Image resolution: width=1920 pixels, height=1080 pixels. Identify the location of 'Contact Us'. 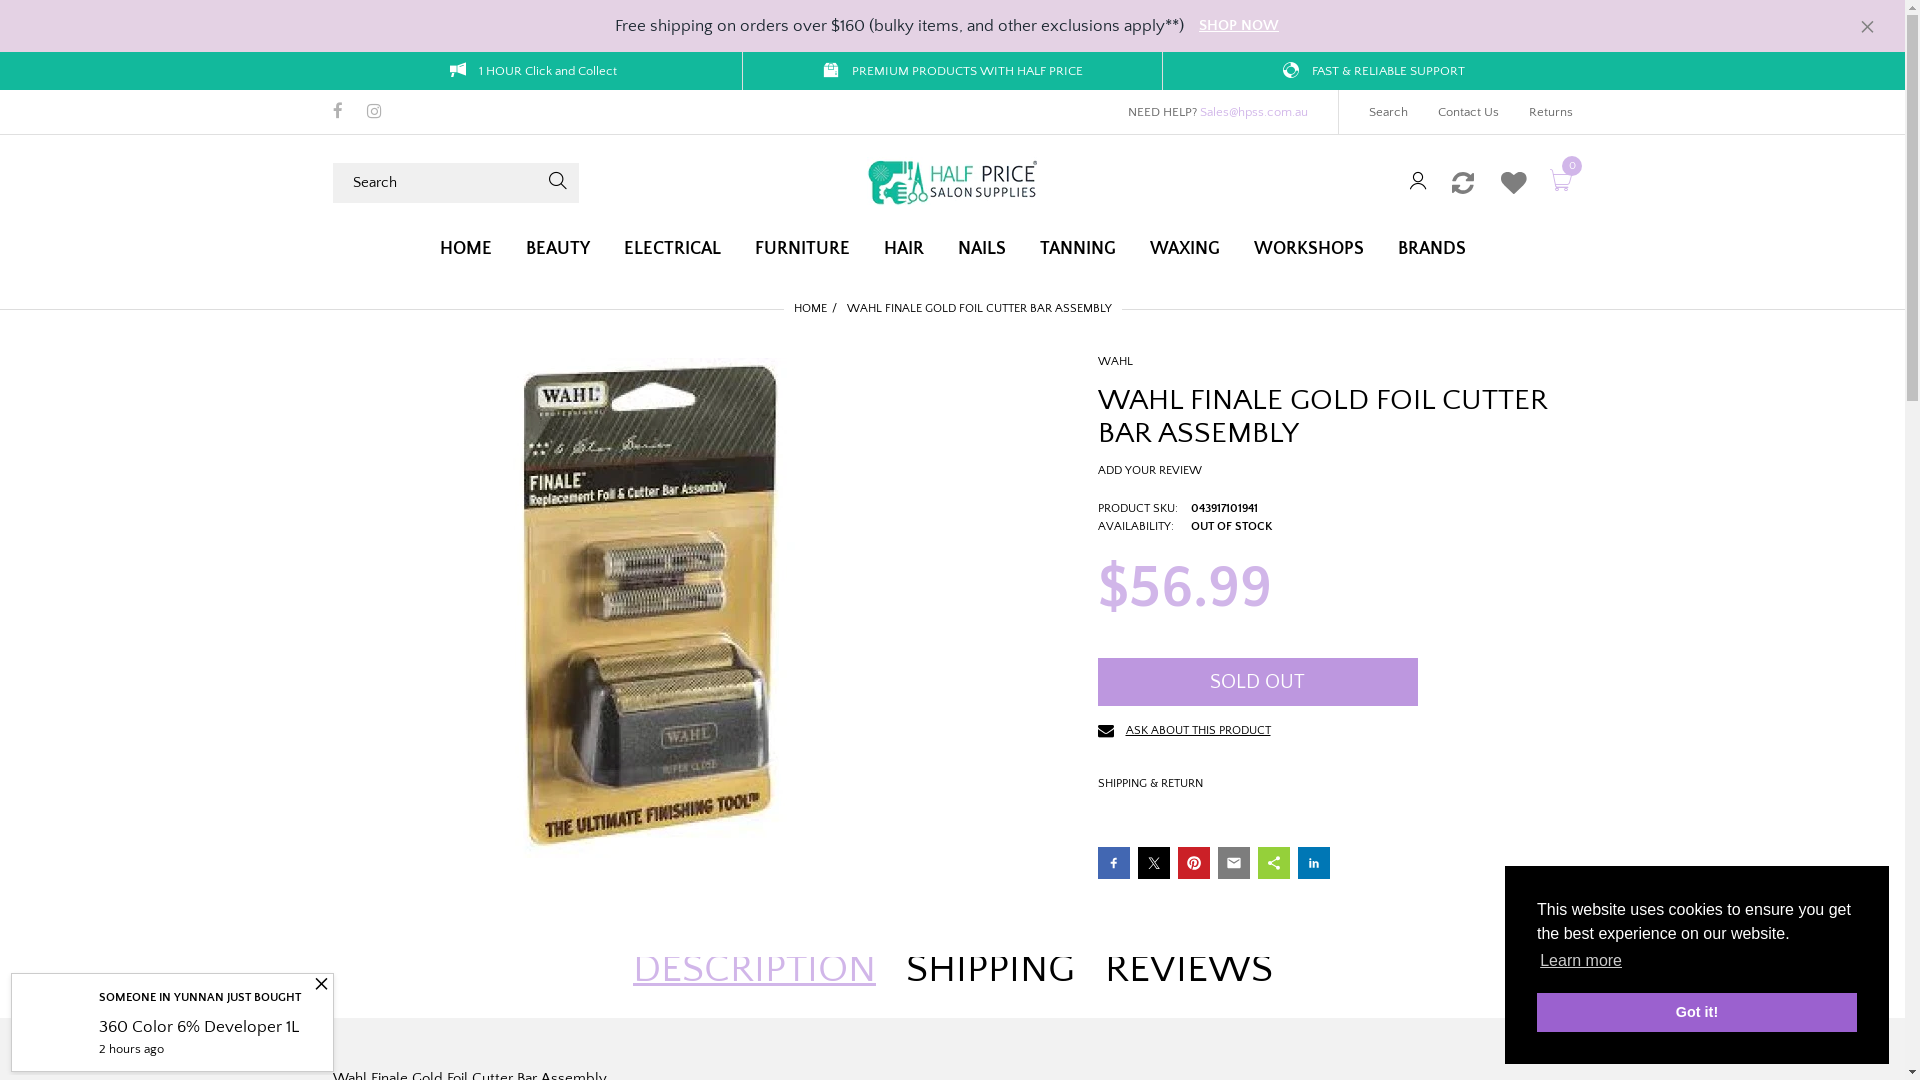
(1468, 111).